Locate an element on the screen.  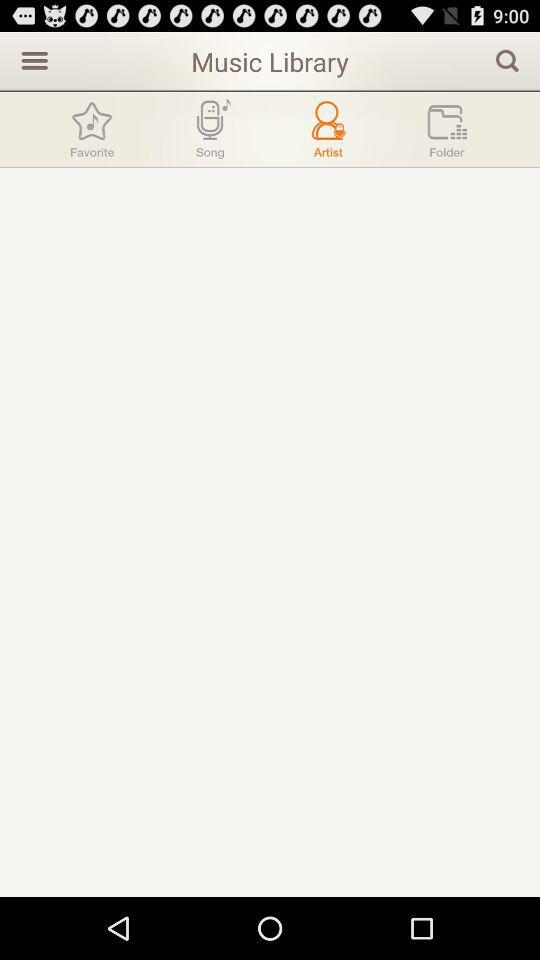
item below music library item is located at coordinates (209, 128).